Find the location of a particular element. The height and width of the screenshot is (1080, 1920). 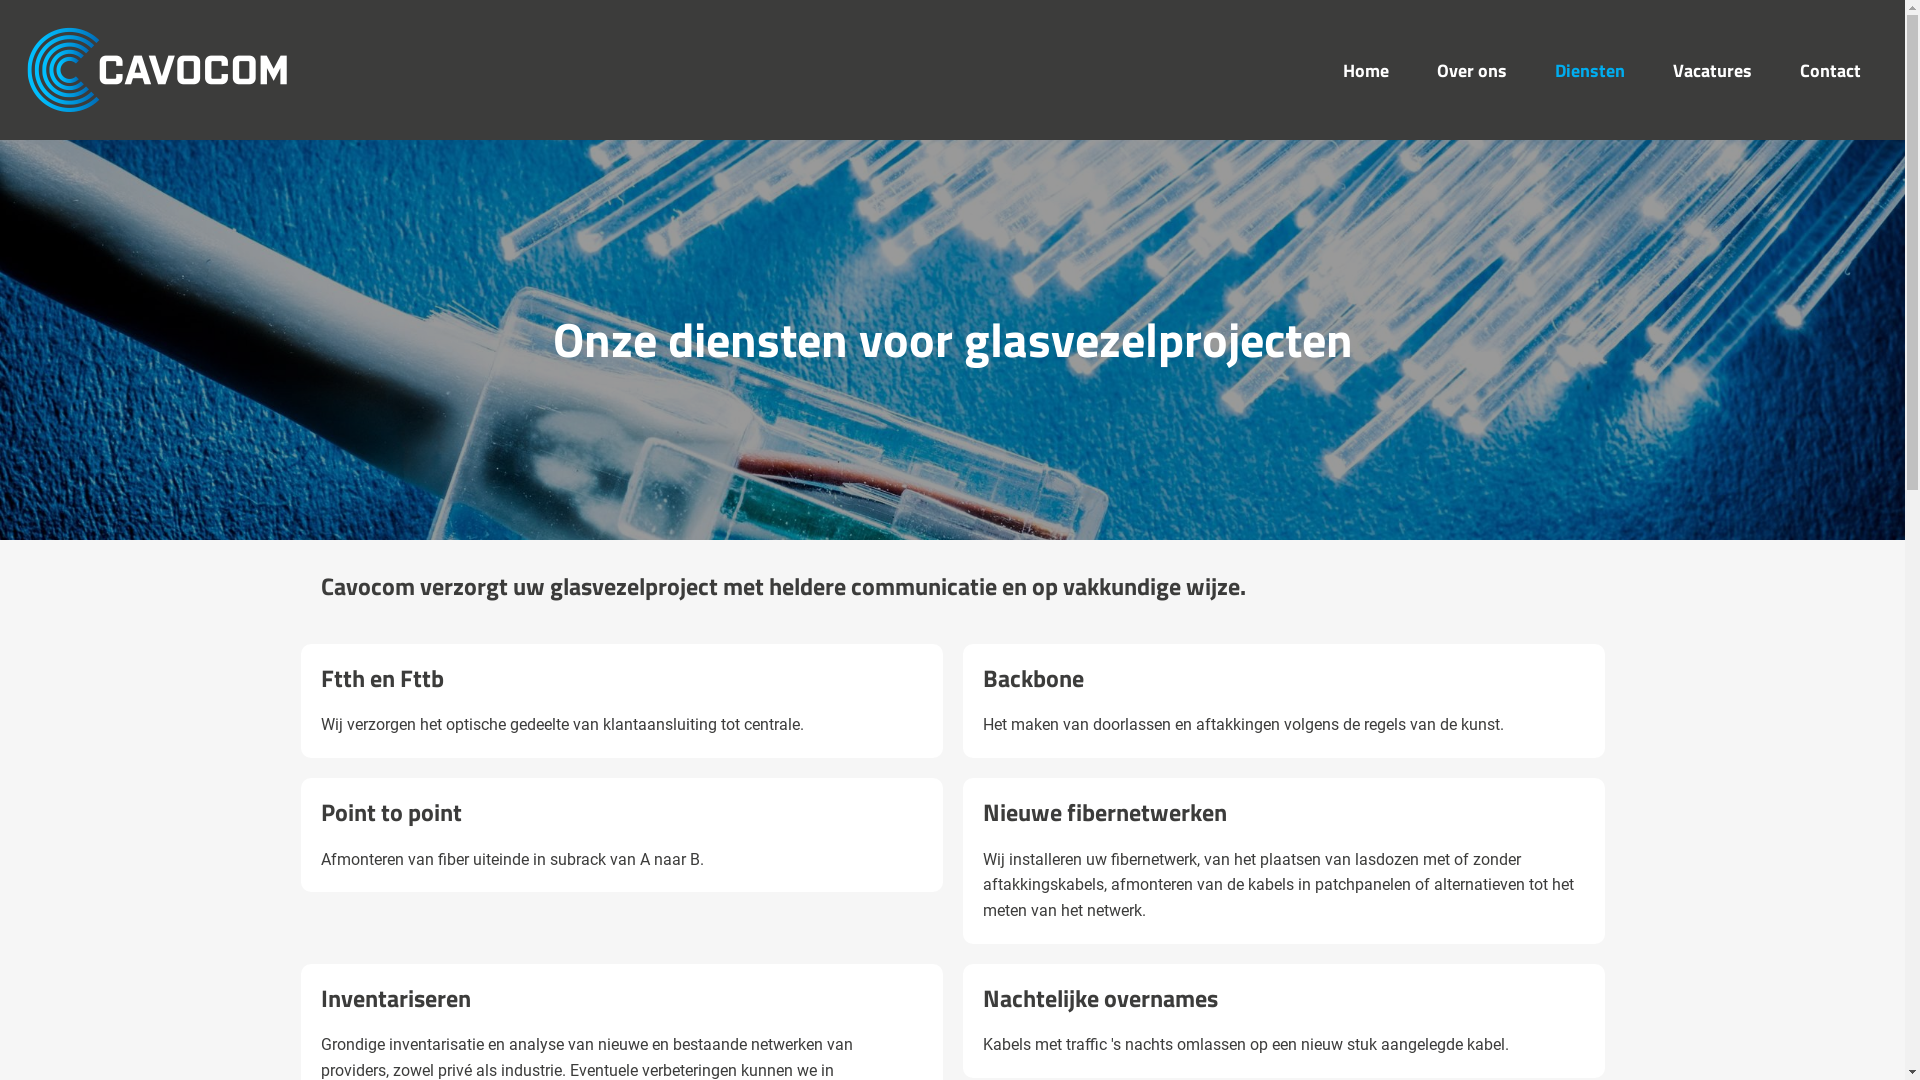

'Cavocom' is located at coordinates (156, 68).